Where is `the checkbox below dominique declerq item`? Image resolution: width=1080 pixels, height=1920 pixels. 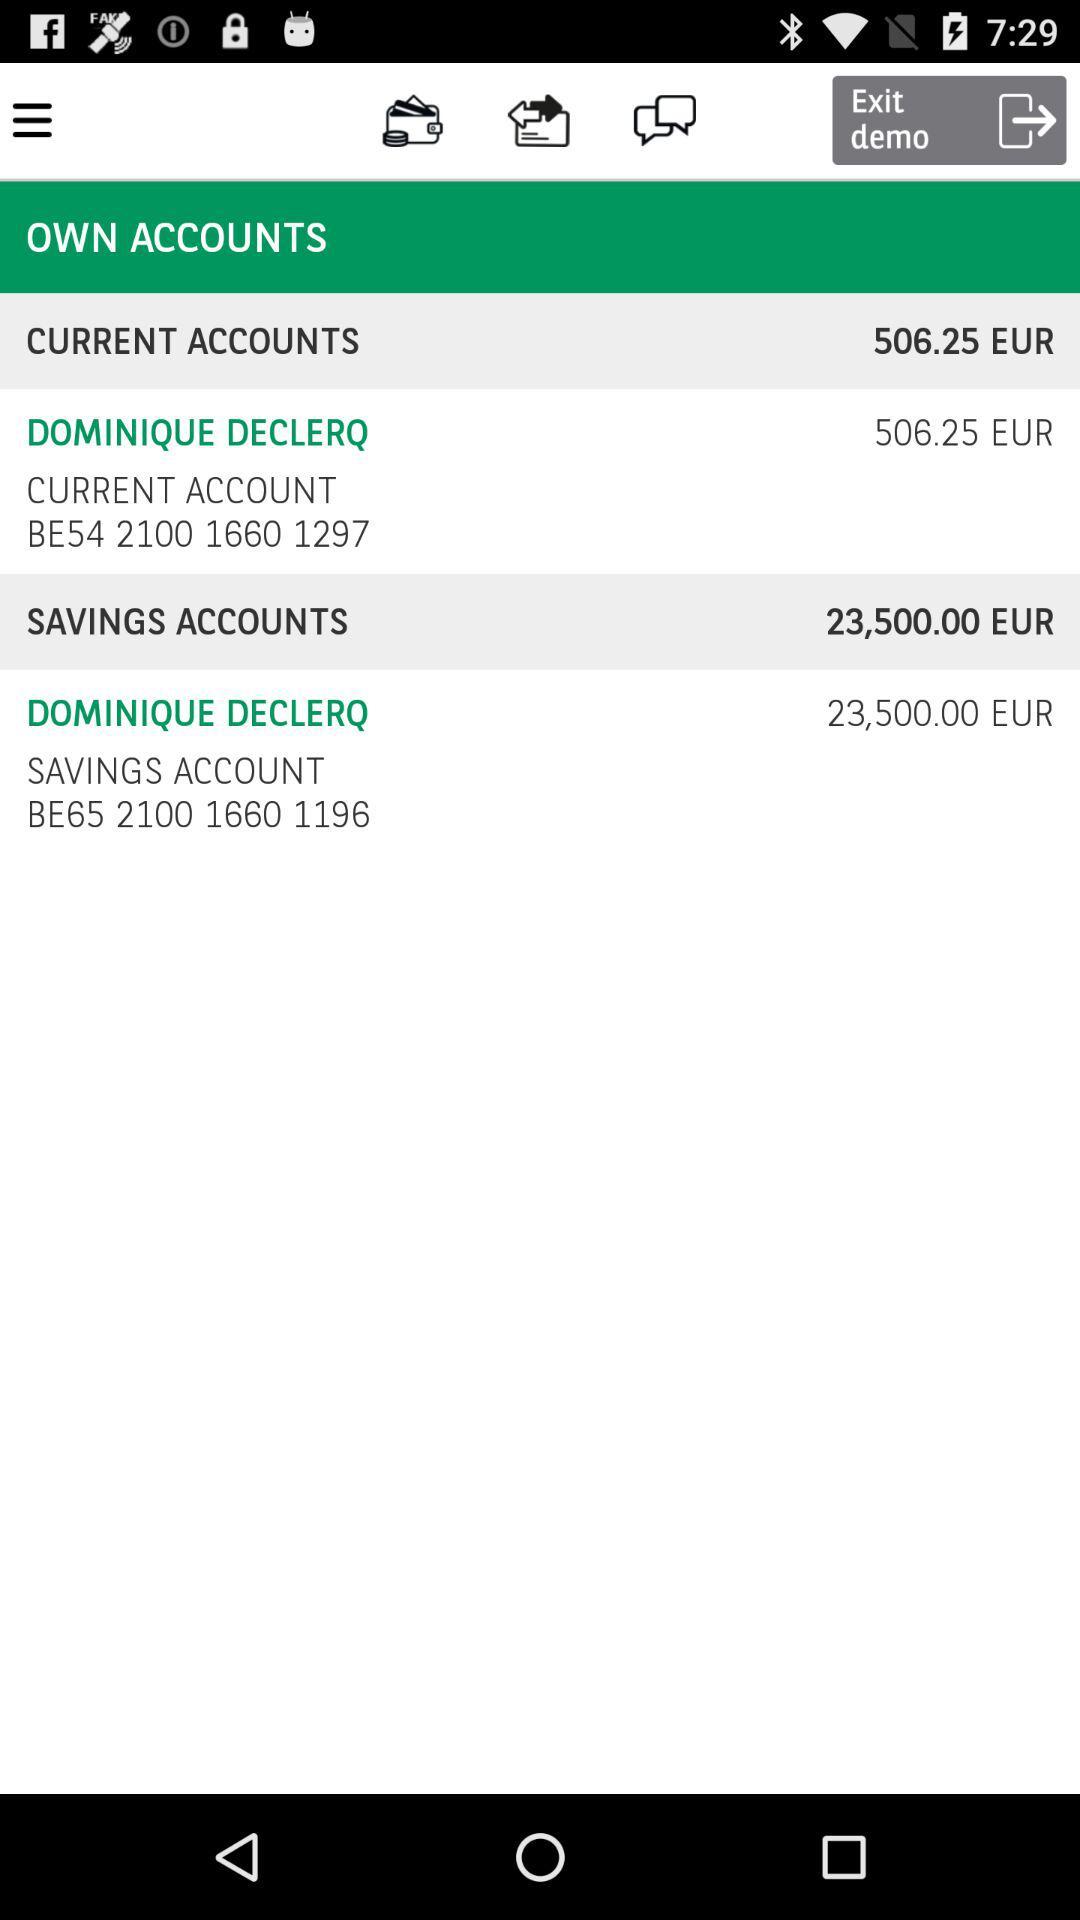
the checkbox below dominique declerq item is located at coordinates (174, 770).